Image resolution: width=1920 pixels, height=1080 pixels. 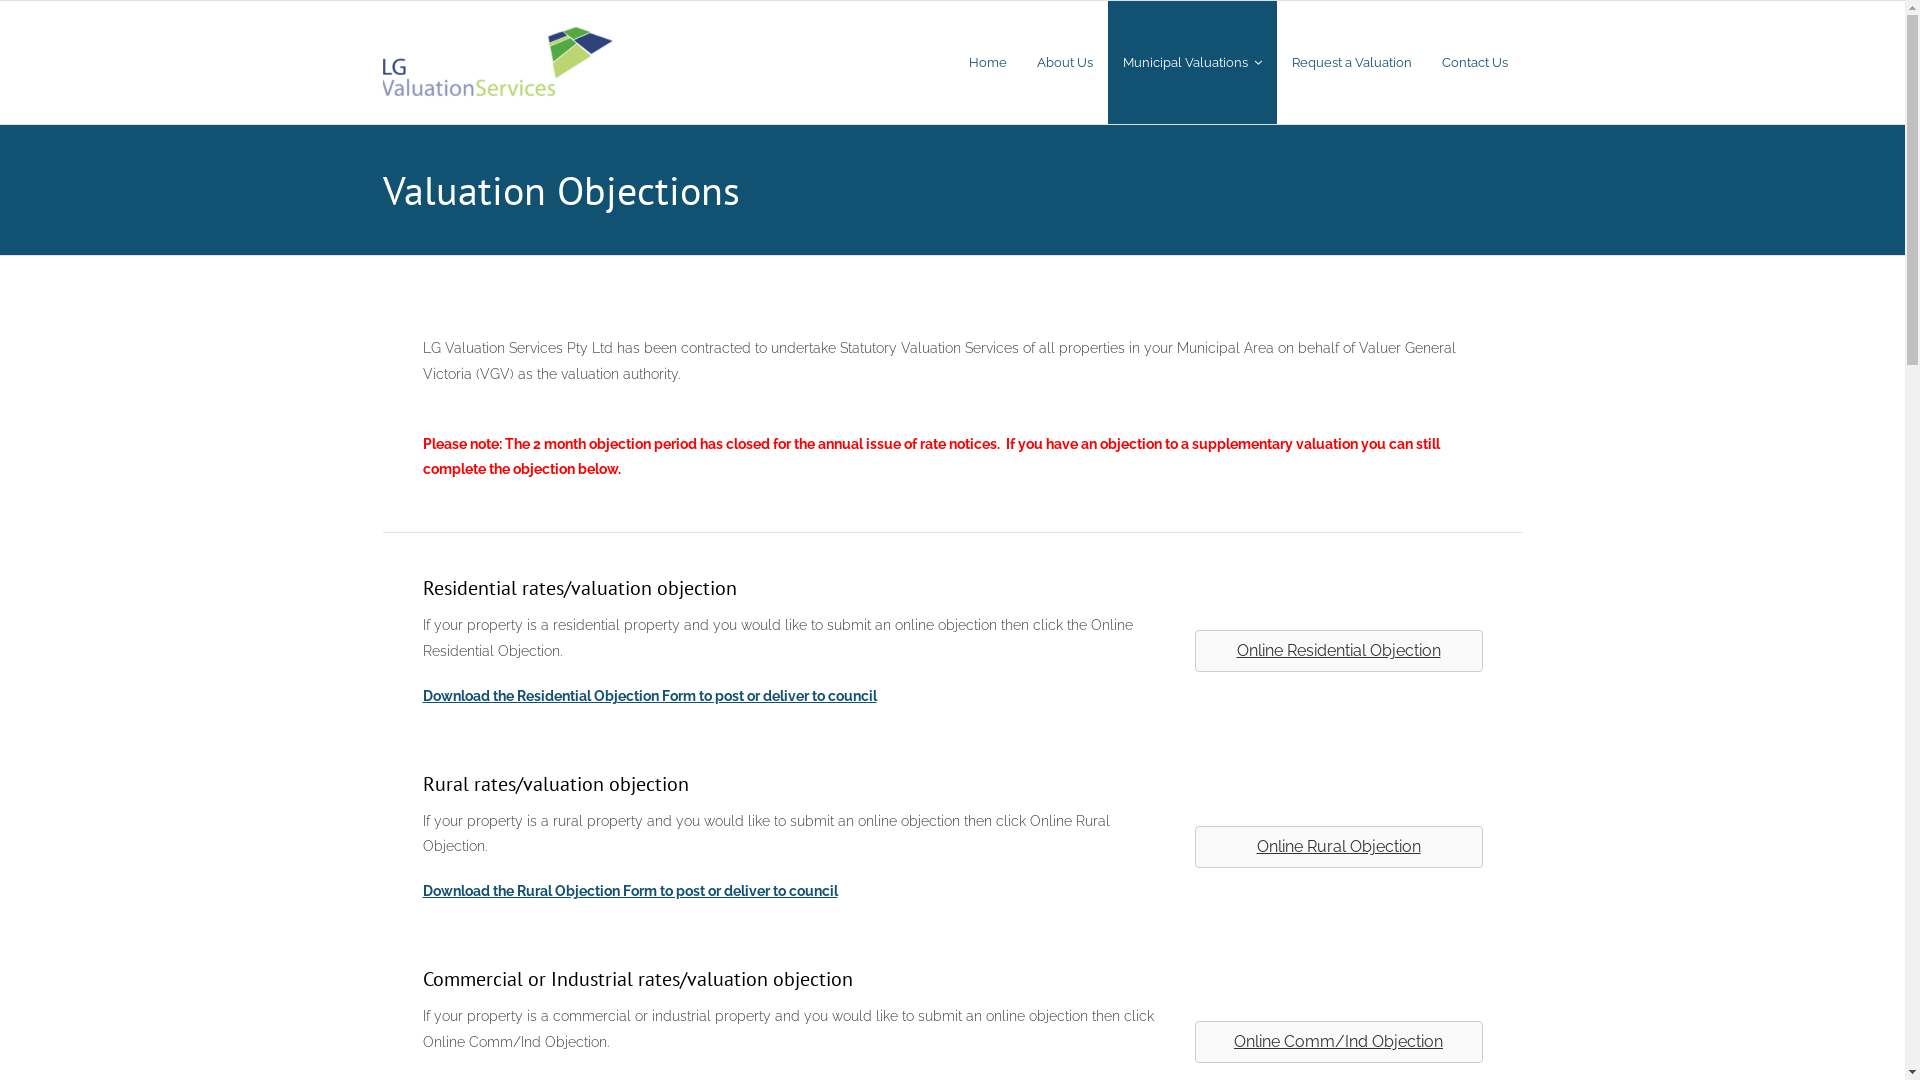 What do you see at coordinates (1192, 61) in the screenshot?
I see `'Municipal Valuations'` at bounding box center [1192, 61].